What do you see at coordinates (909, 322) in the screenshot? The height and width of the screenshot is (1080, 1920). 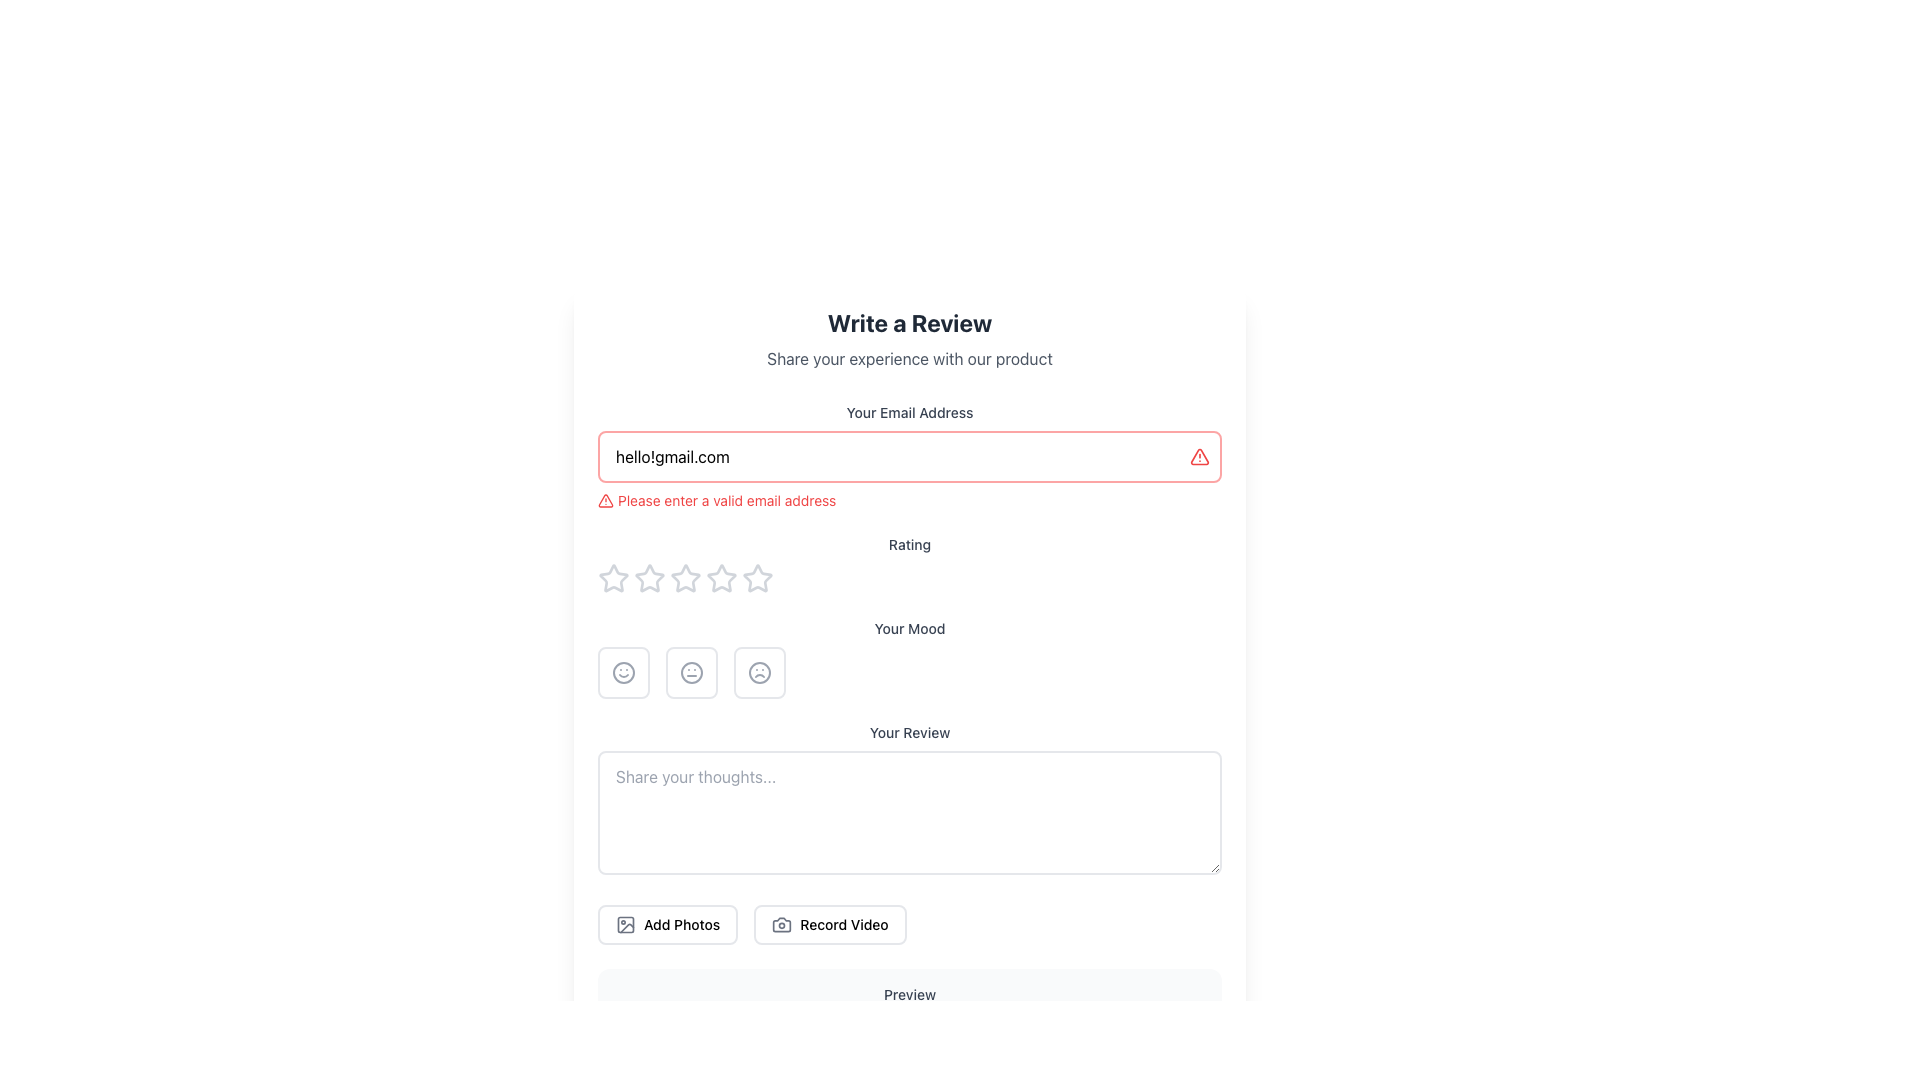 I see `the bold text label reading 'Write a Review' located at the top of the page's form section, which is designed to attract user attention as a header` at bounding box center [909, 322].